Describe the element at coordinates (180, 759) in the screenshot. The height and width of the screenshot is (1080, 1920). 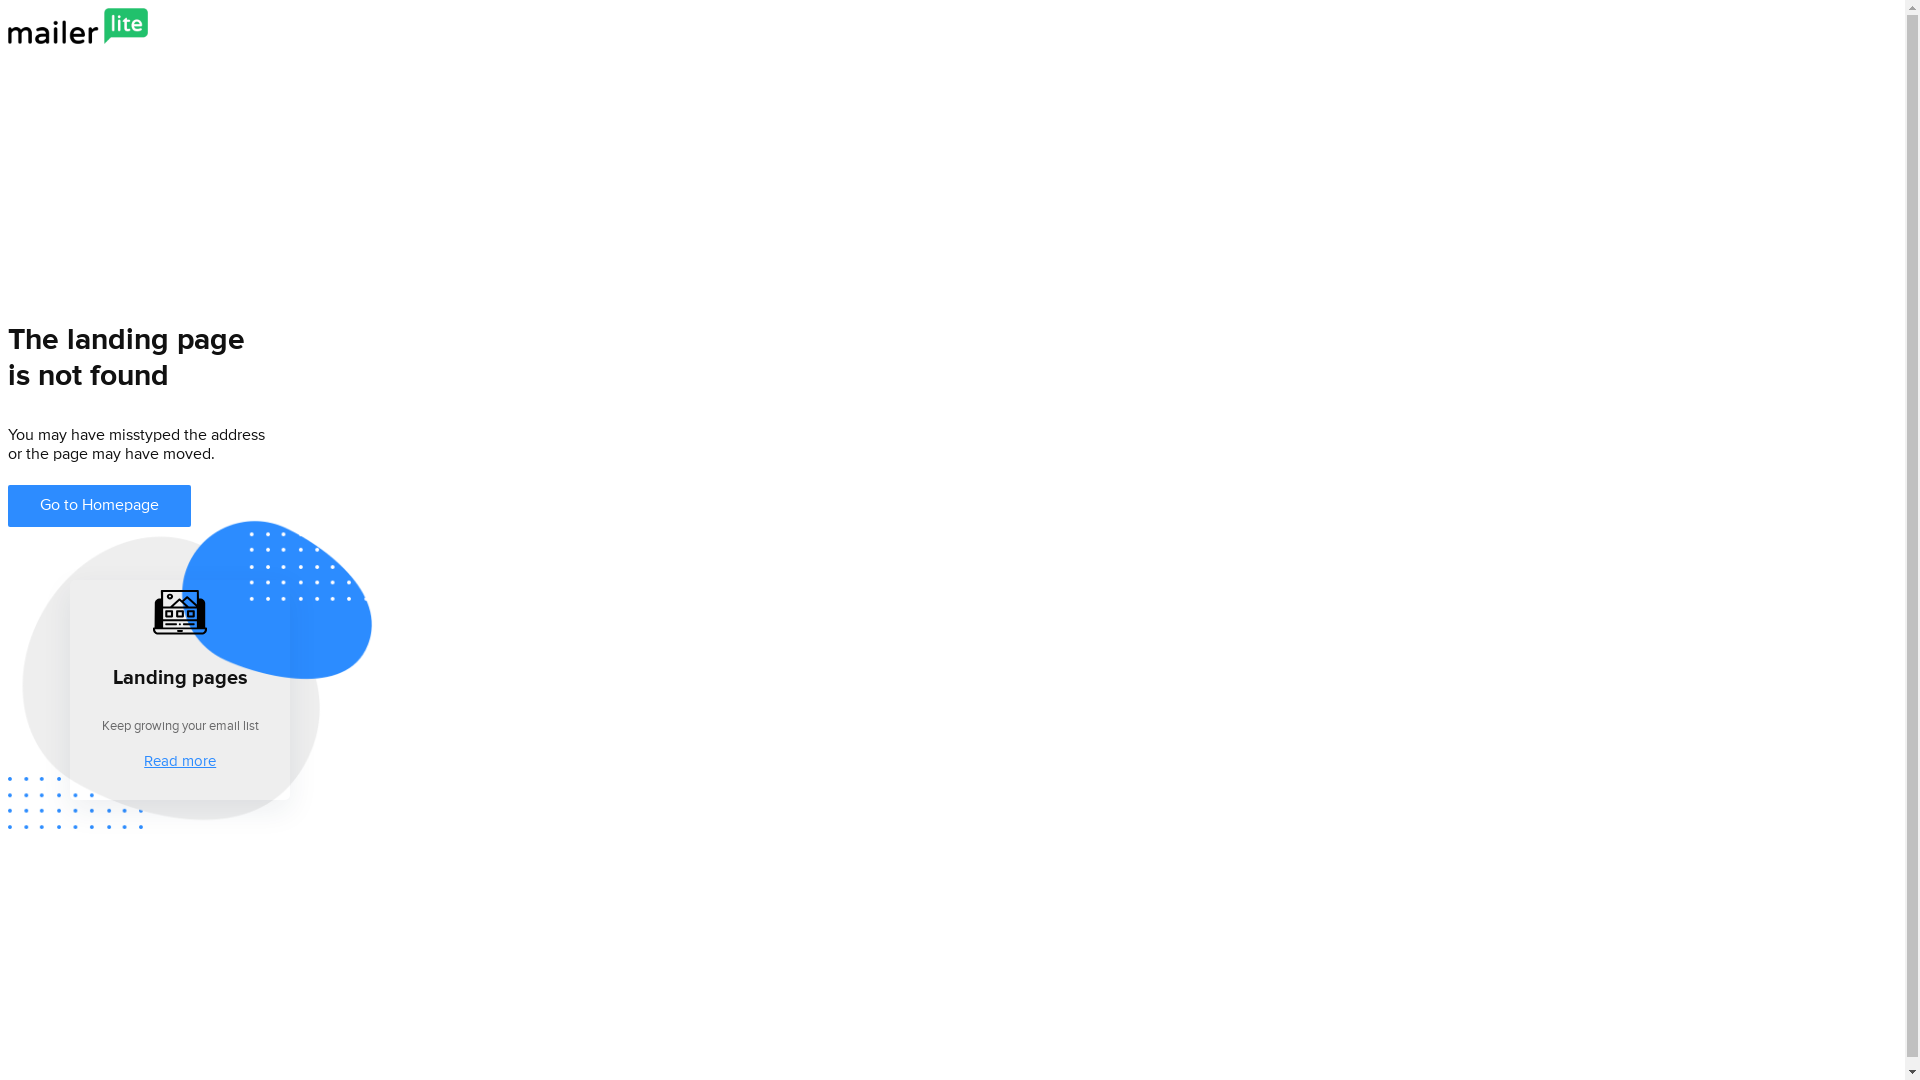
I see `'Read more'` at that location.